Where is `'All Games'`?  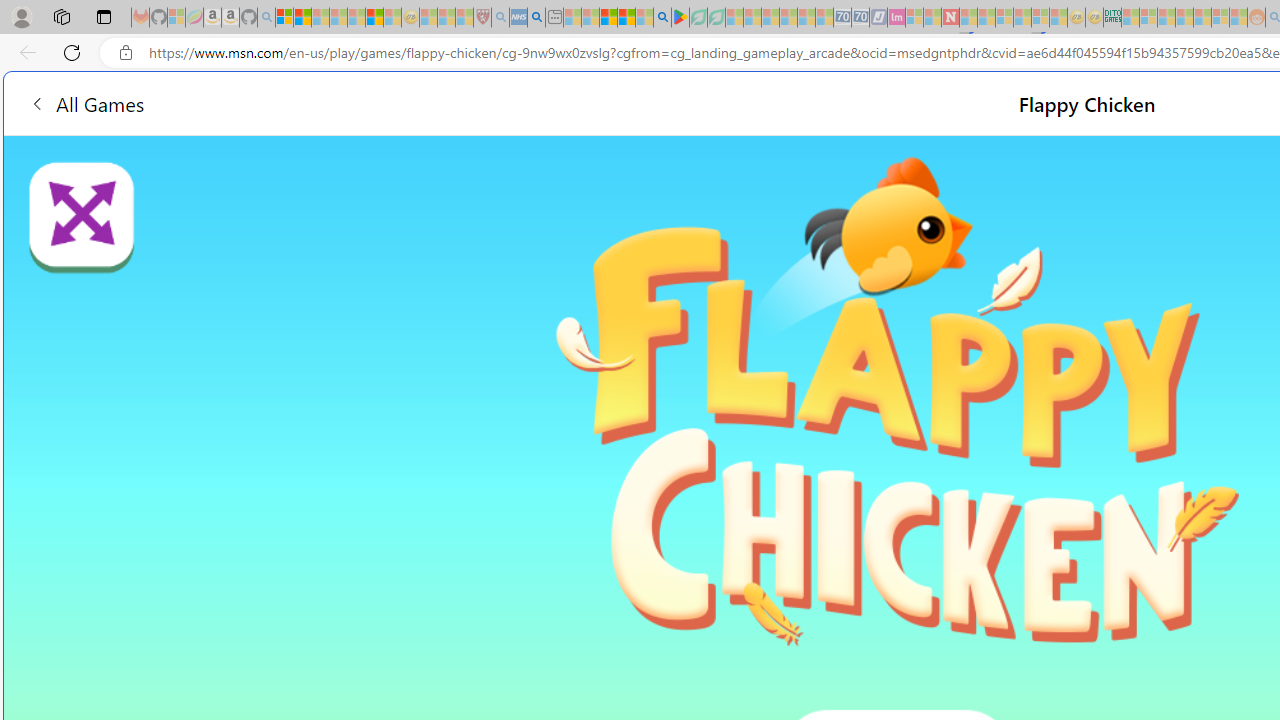
'All Games' is located at coordinates (85, 103).